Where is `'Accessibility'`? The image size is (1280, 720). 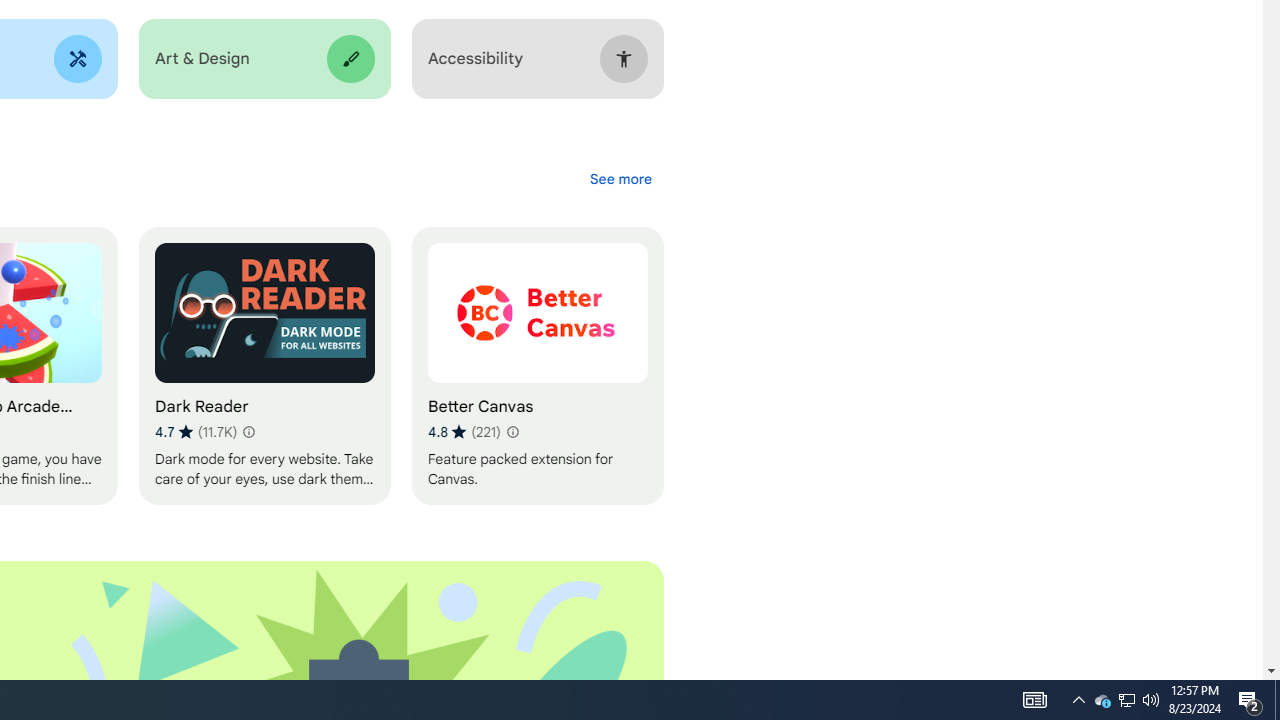 'Accessibility' is located at coordinates (537, 58).